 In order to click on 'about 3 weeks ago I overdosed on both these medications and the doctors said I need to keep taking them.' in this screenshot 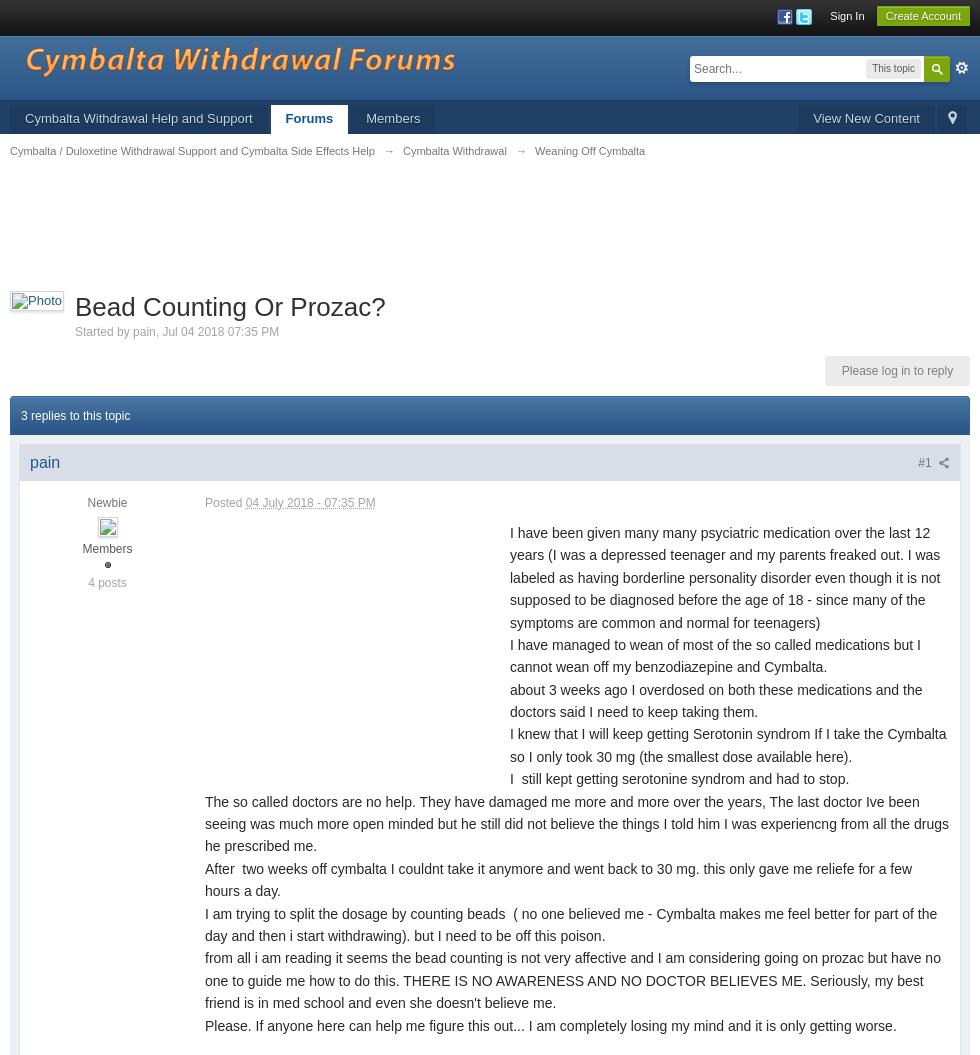, I will do `click(715, 699)`.